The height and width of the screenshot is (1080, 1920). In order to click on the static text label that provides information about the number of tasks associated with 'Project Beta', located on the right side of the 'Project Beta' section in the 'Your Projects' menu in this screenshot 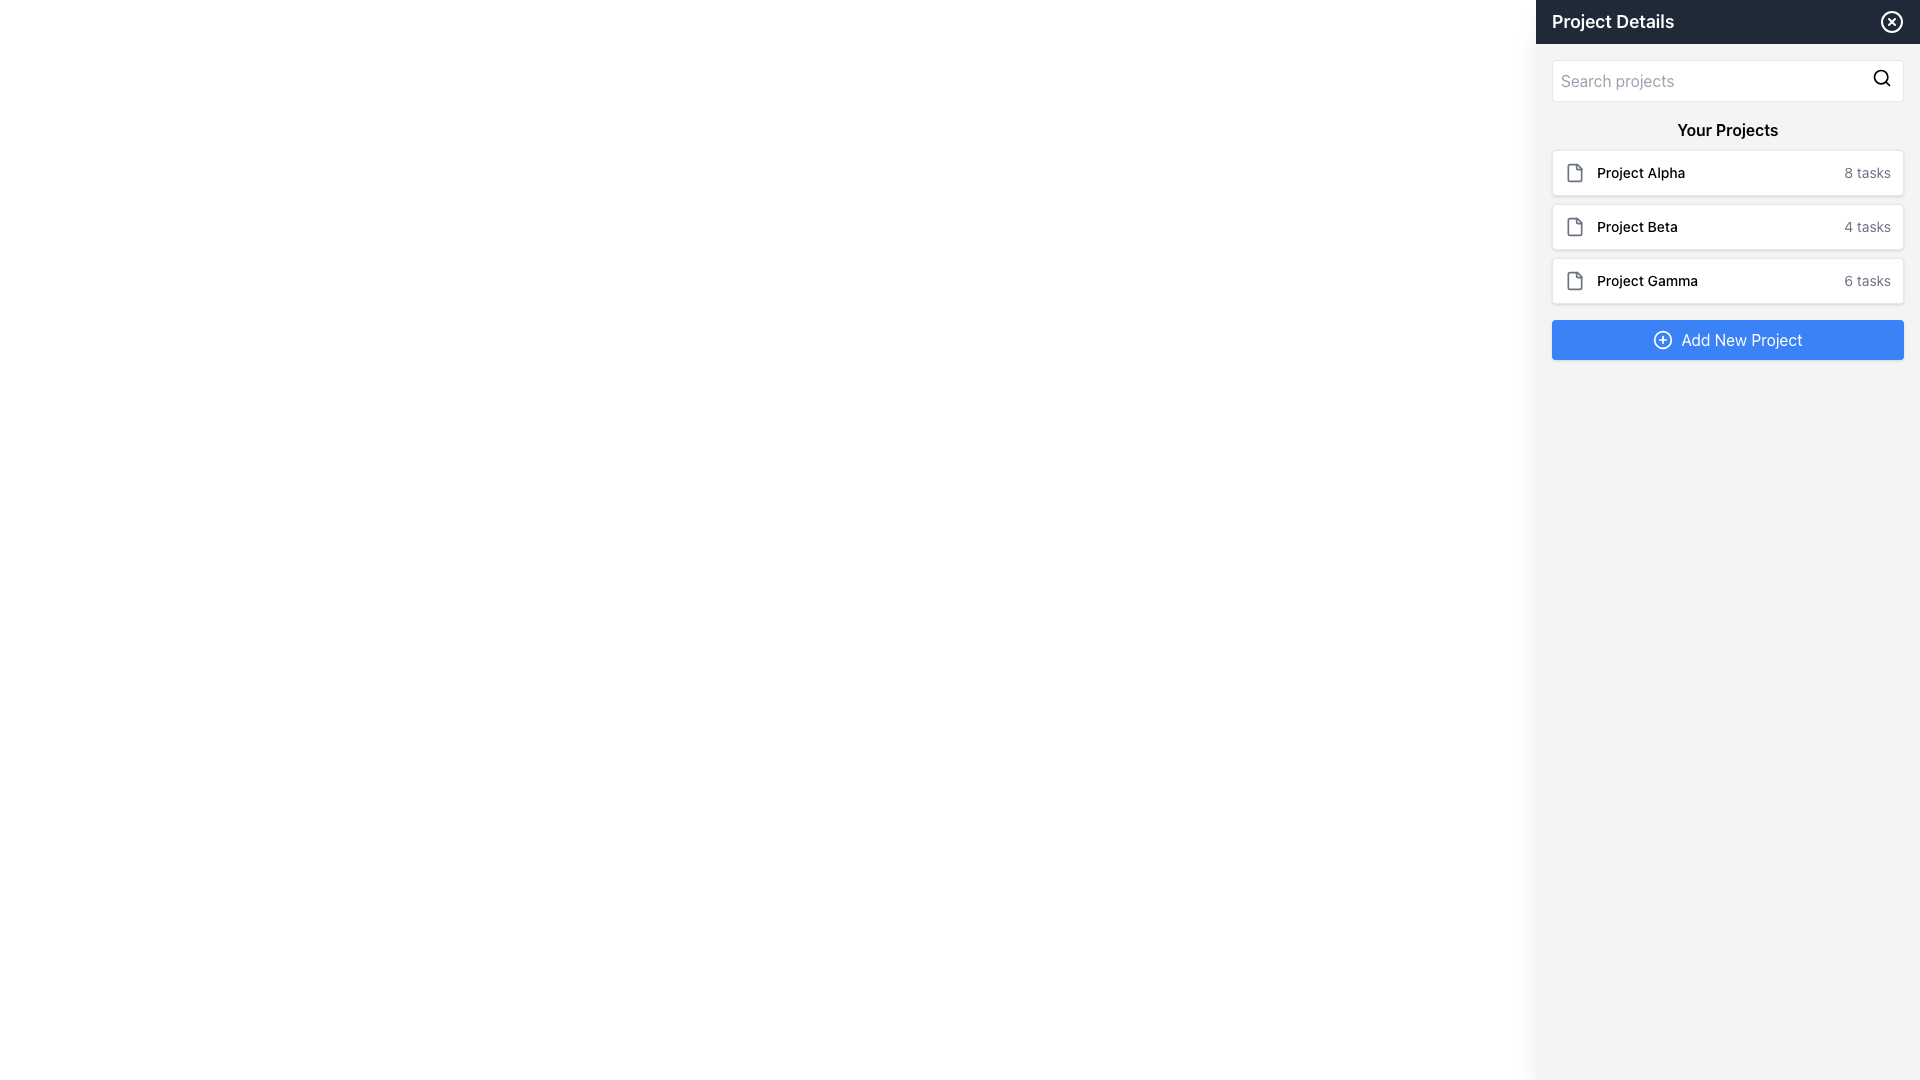, I will do `click(1866, 226)`.